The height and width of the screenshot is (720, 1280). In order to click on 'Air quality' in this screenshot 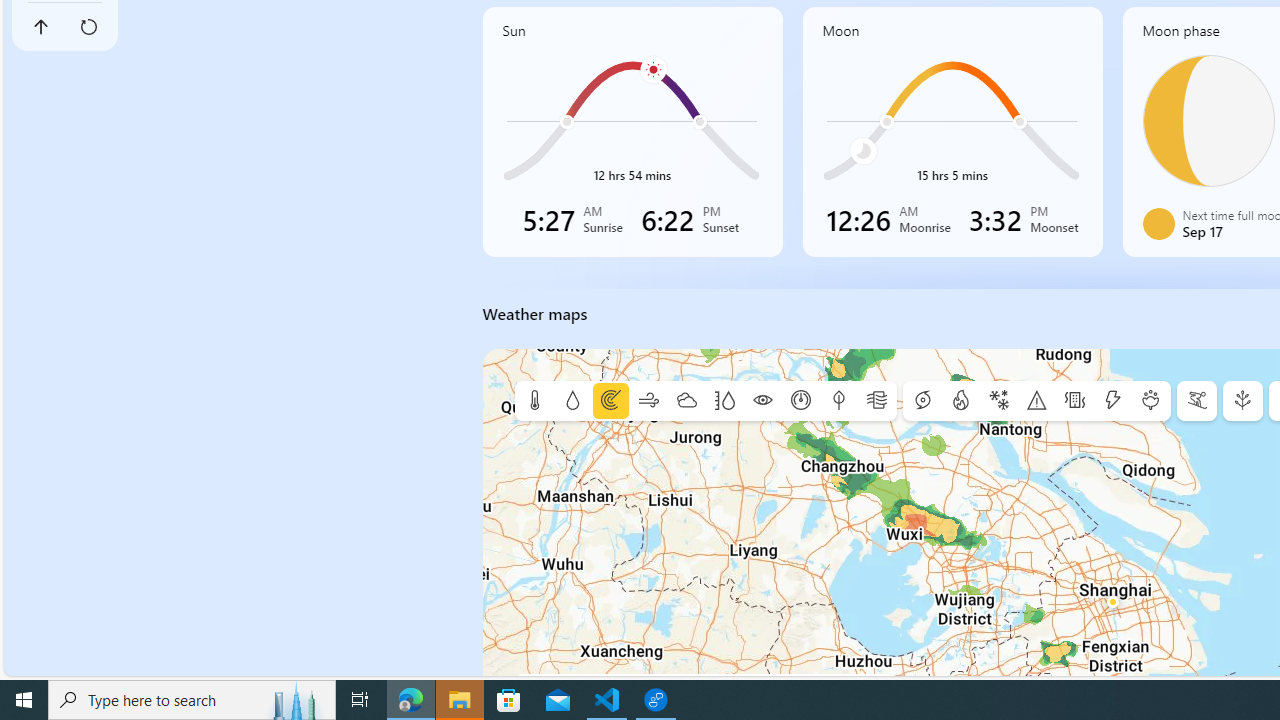, I will do `click(876, 401)`.